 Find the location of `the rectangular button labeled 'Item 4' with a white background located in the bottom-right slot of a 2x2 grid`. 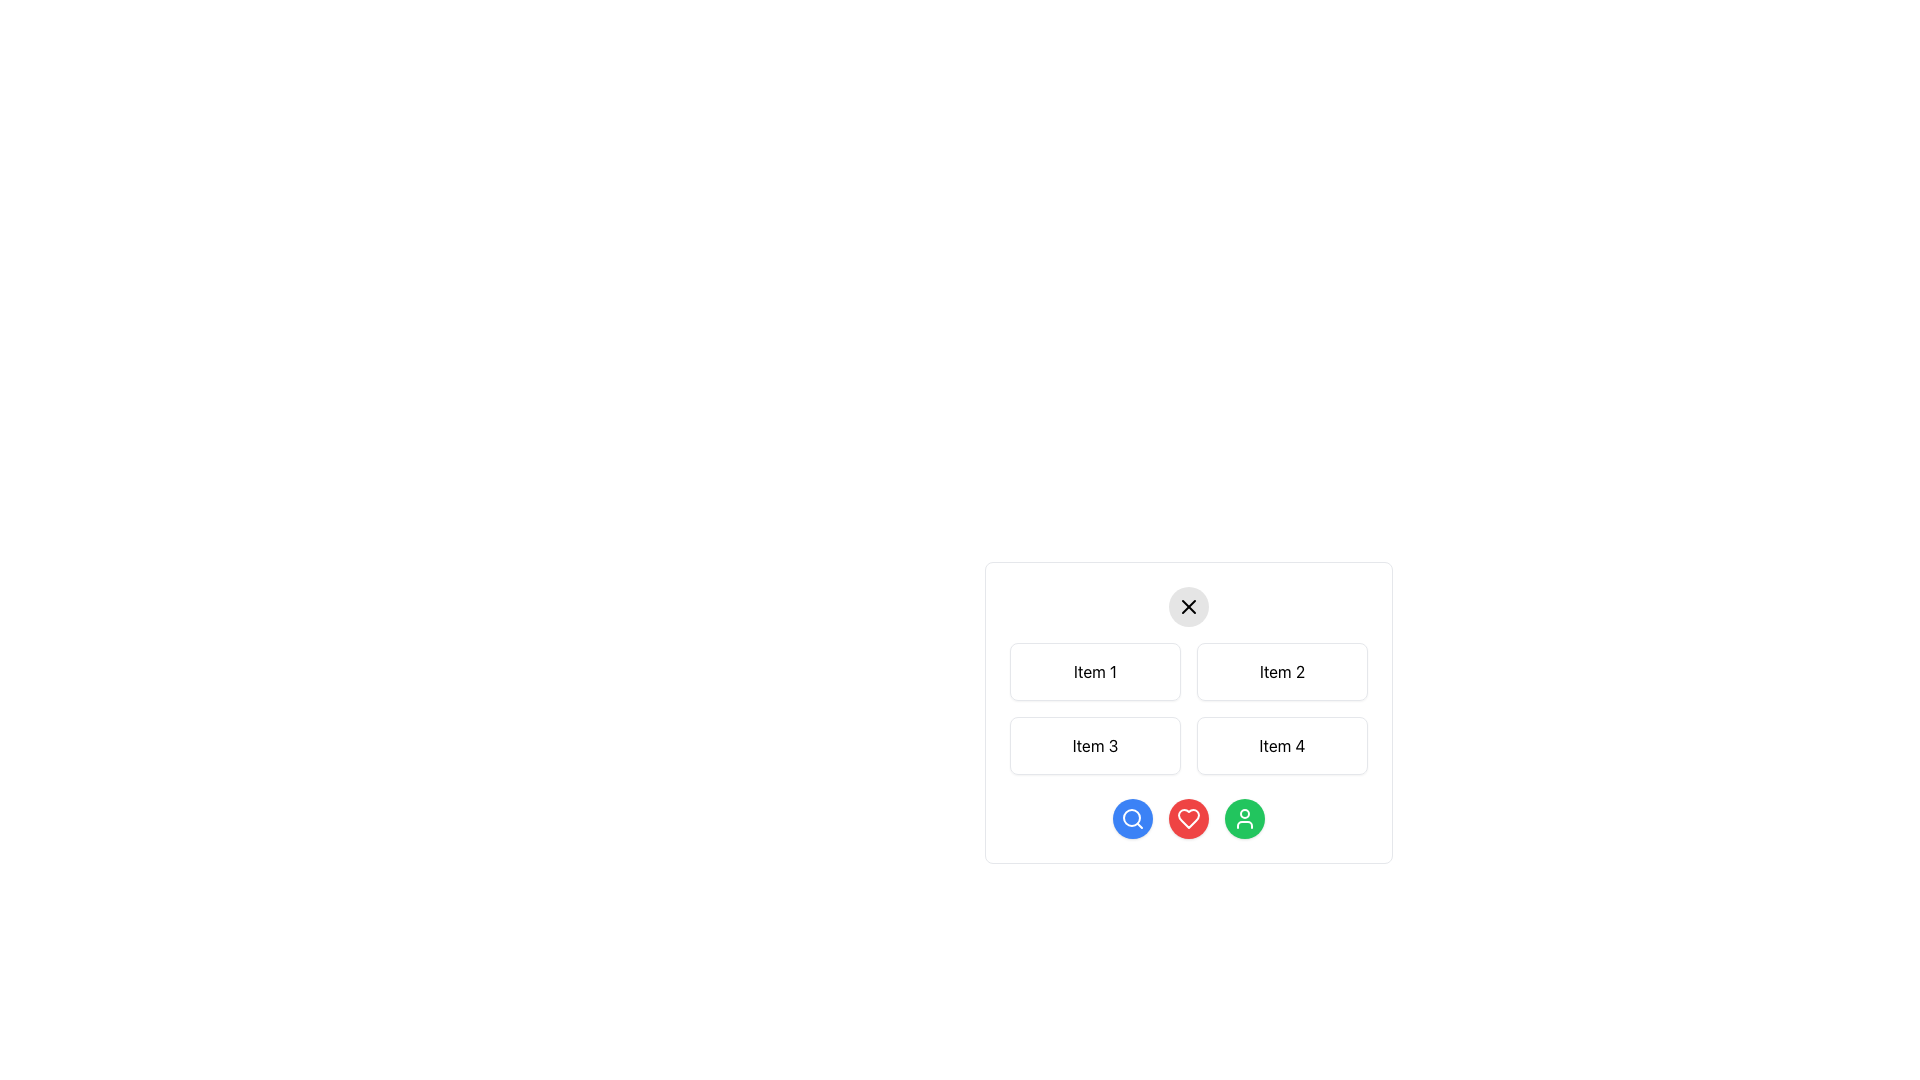

the rectangular button labeled 'Item 4' with a white background located in the bottom-right slot of a 2x2 grid is located at coordinates (1282, 745).